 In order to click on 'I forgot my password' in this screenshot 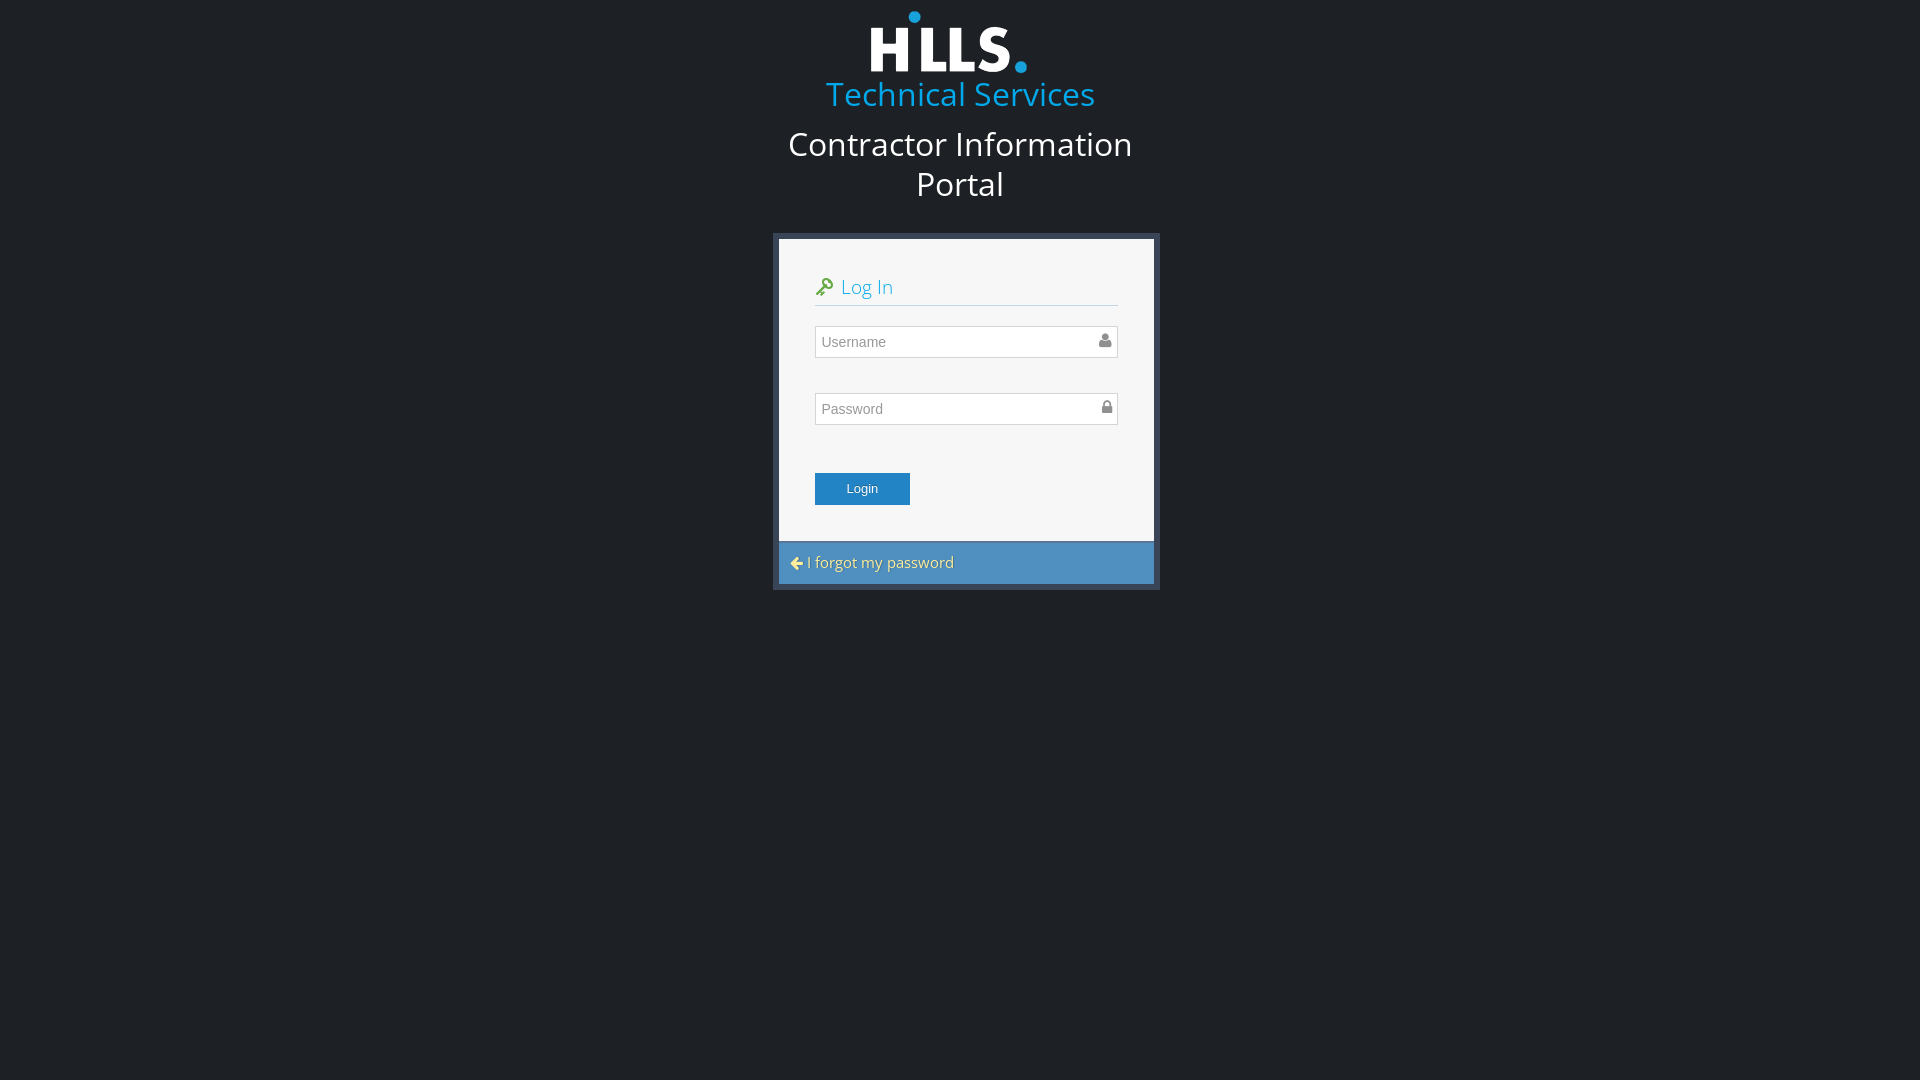, I will do `click(872, 562)`.